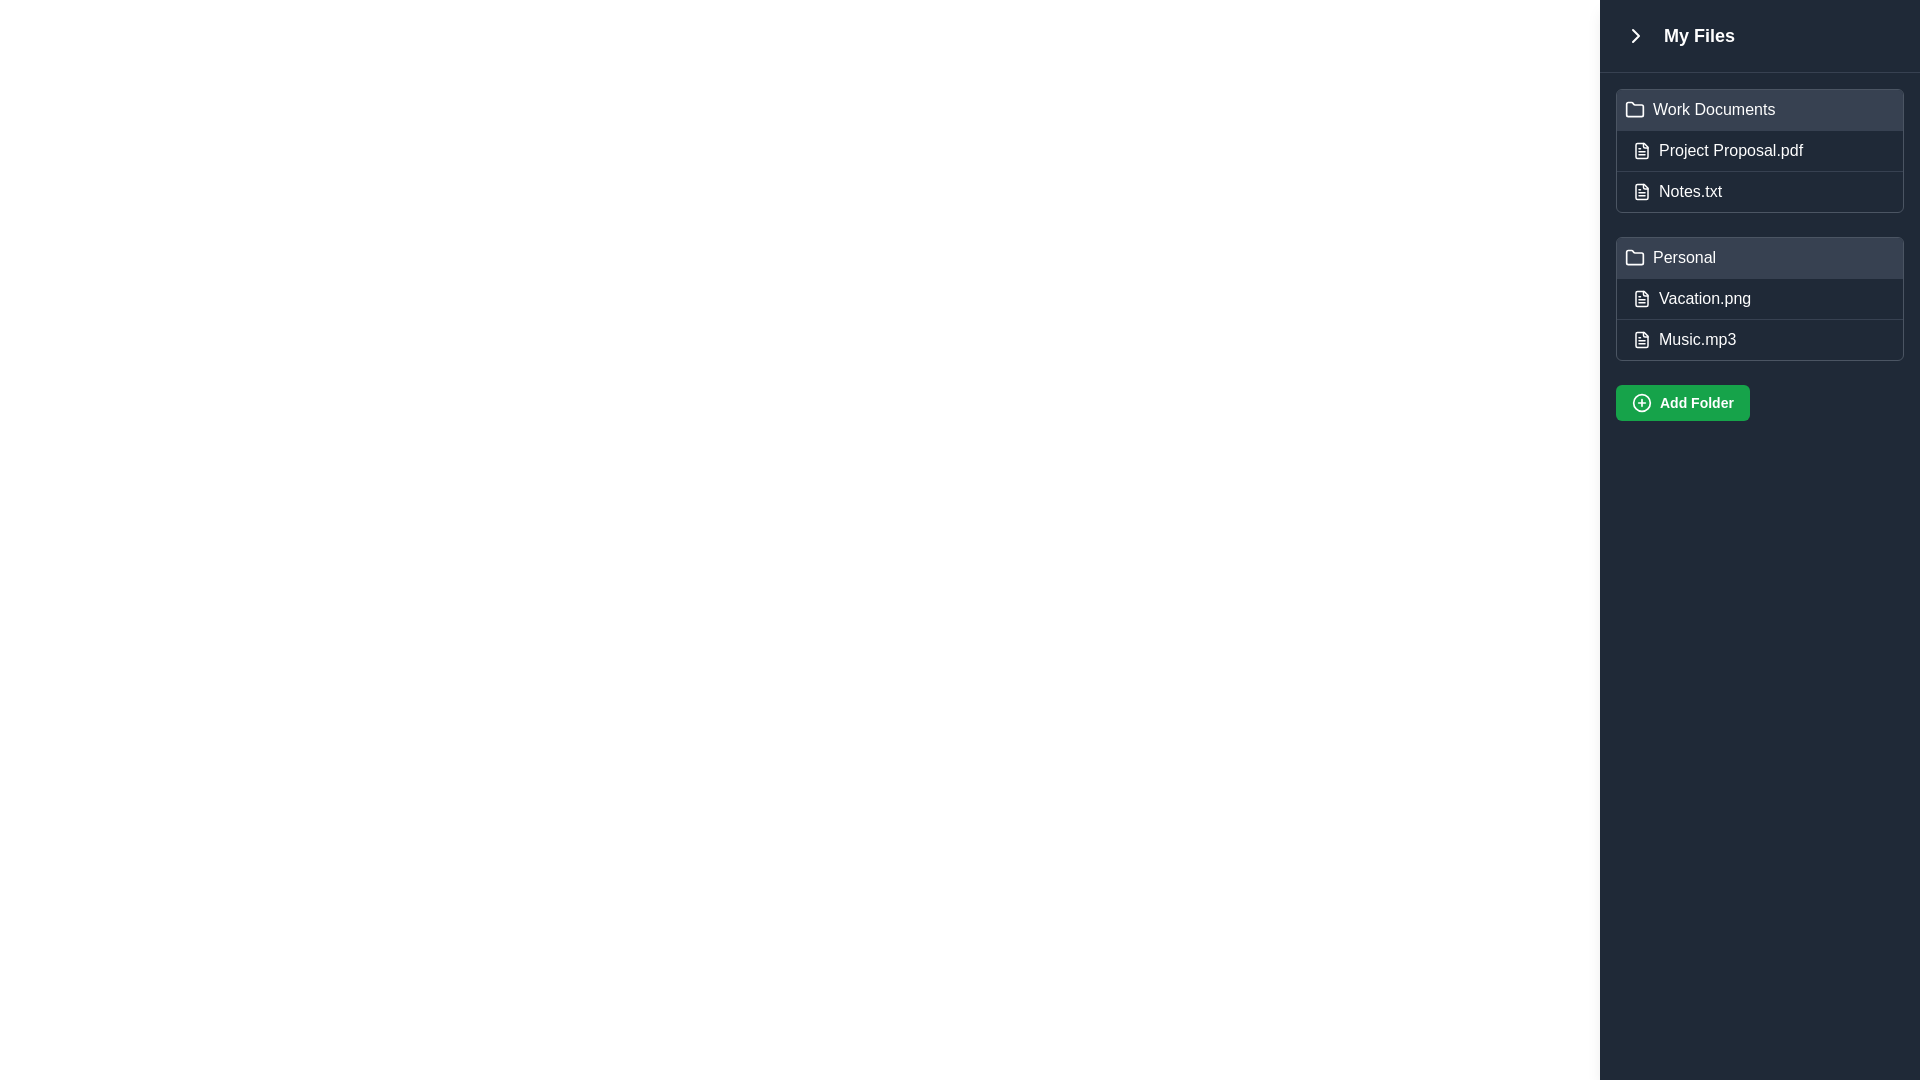 This screenshot has width=1920, height=1080. Describe the element at coordinates (1704, 299) in the screenshot. I see `on the text label for the file 'Vacation.png', which is the second item in the 'Personal' folder section of the 'My Files' interface` at that location.